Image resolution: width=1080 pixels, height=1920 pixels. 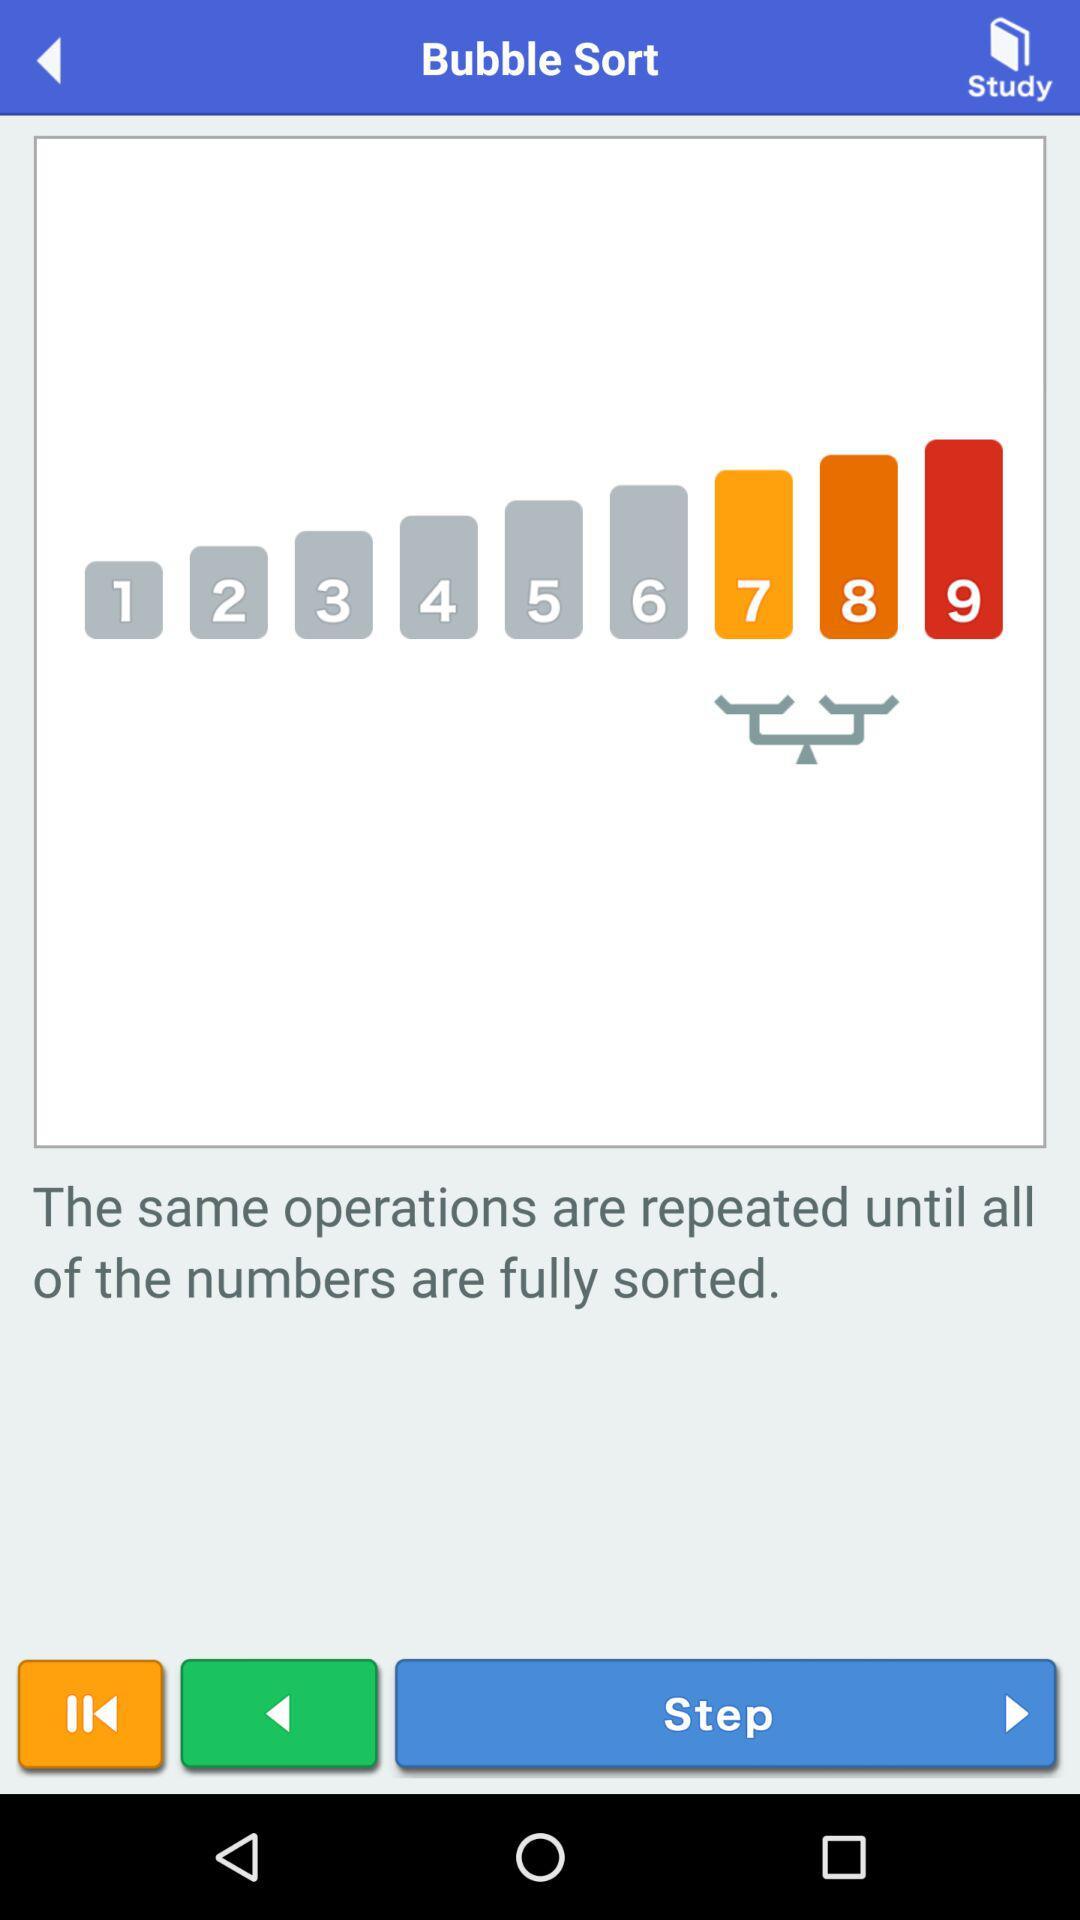 What do you see at coordinates (1010, 56) in the screenshot?
I see `the item to the right of bubble sort icon` at bounding box center [1010, 56].